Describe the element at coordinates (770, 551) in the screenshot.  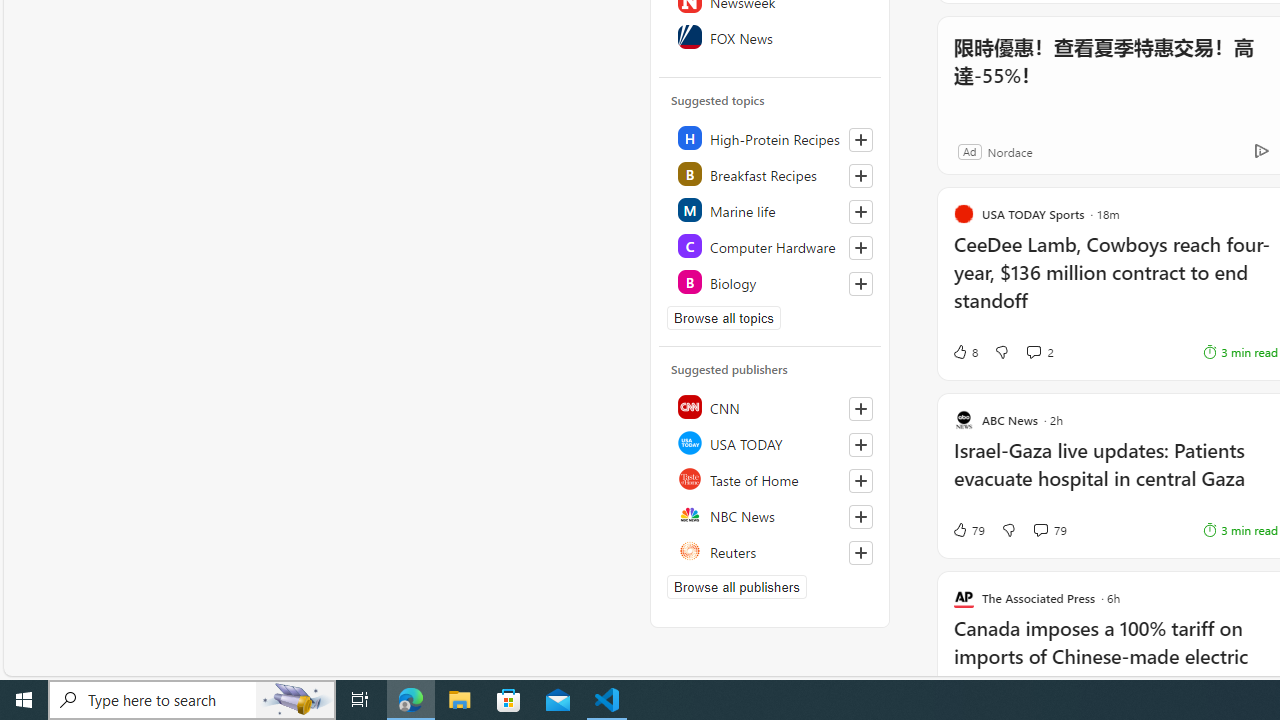
I see `'Reuters'` at that location.